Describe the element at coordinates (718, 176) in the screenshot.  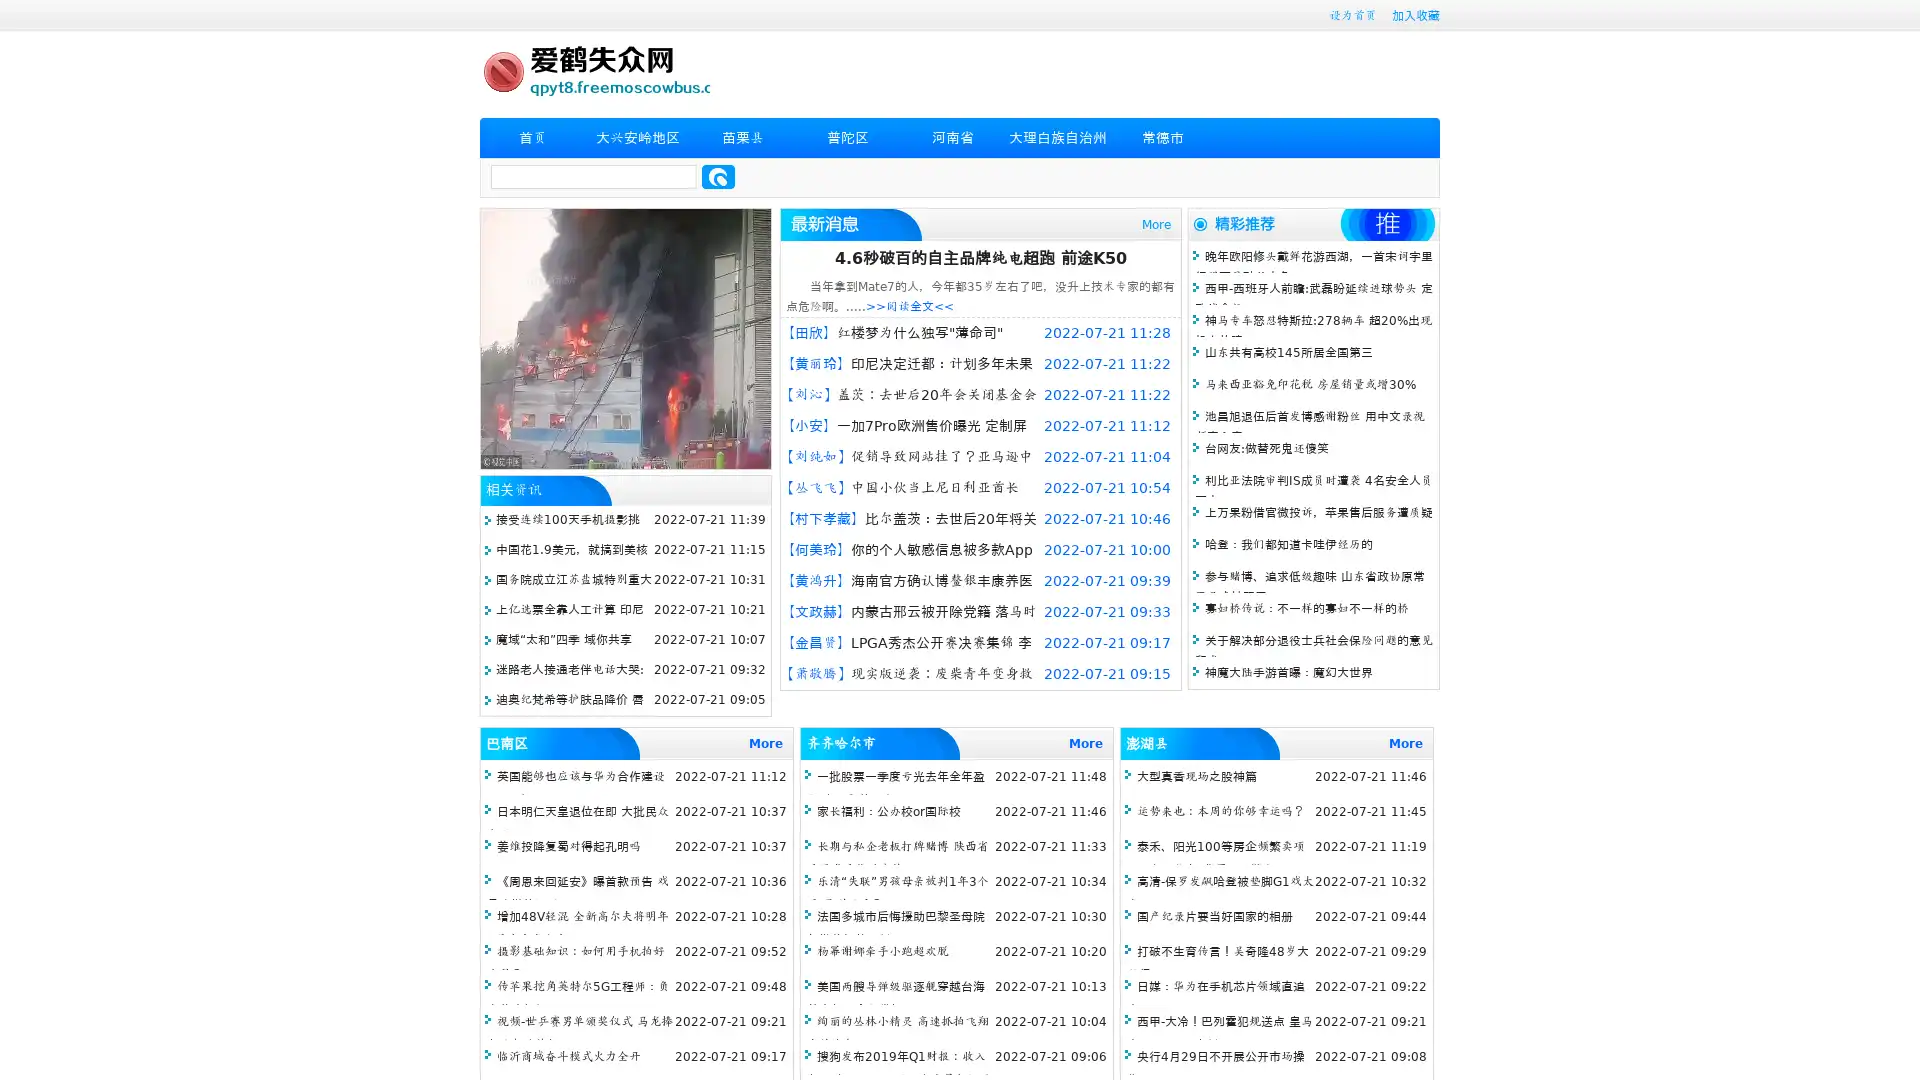
I see `Search` at that location.